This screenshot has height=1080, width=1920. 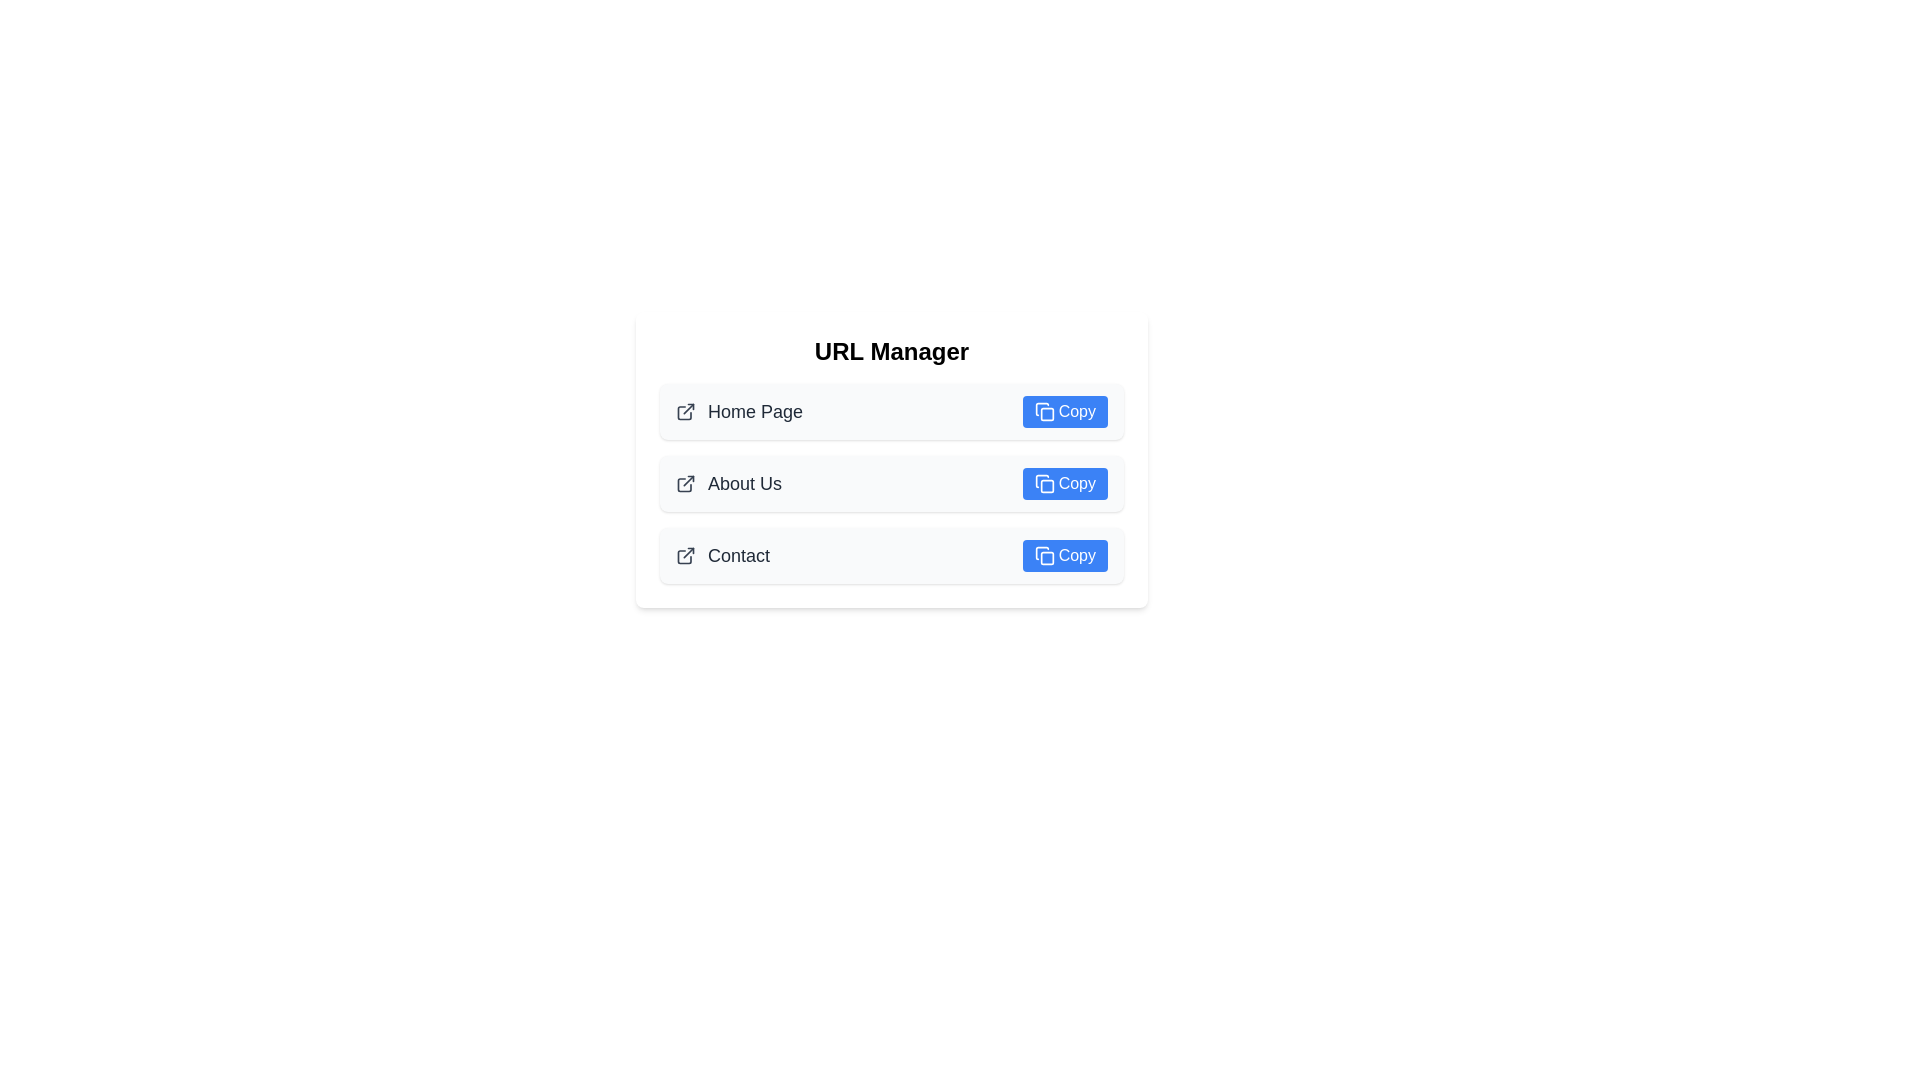 What do you see at coordinates (684, 557) in the screenshot?
I see `the third icon` at bounding box center [684, 557].